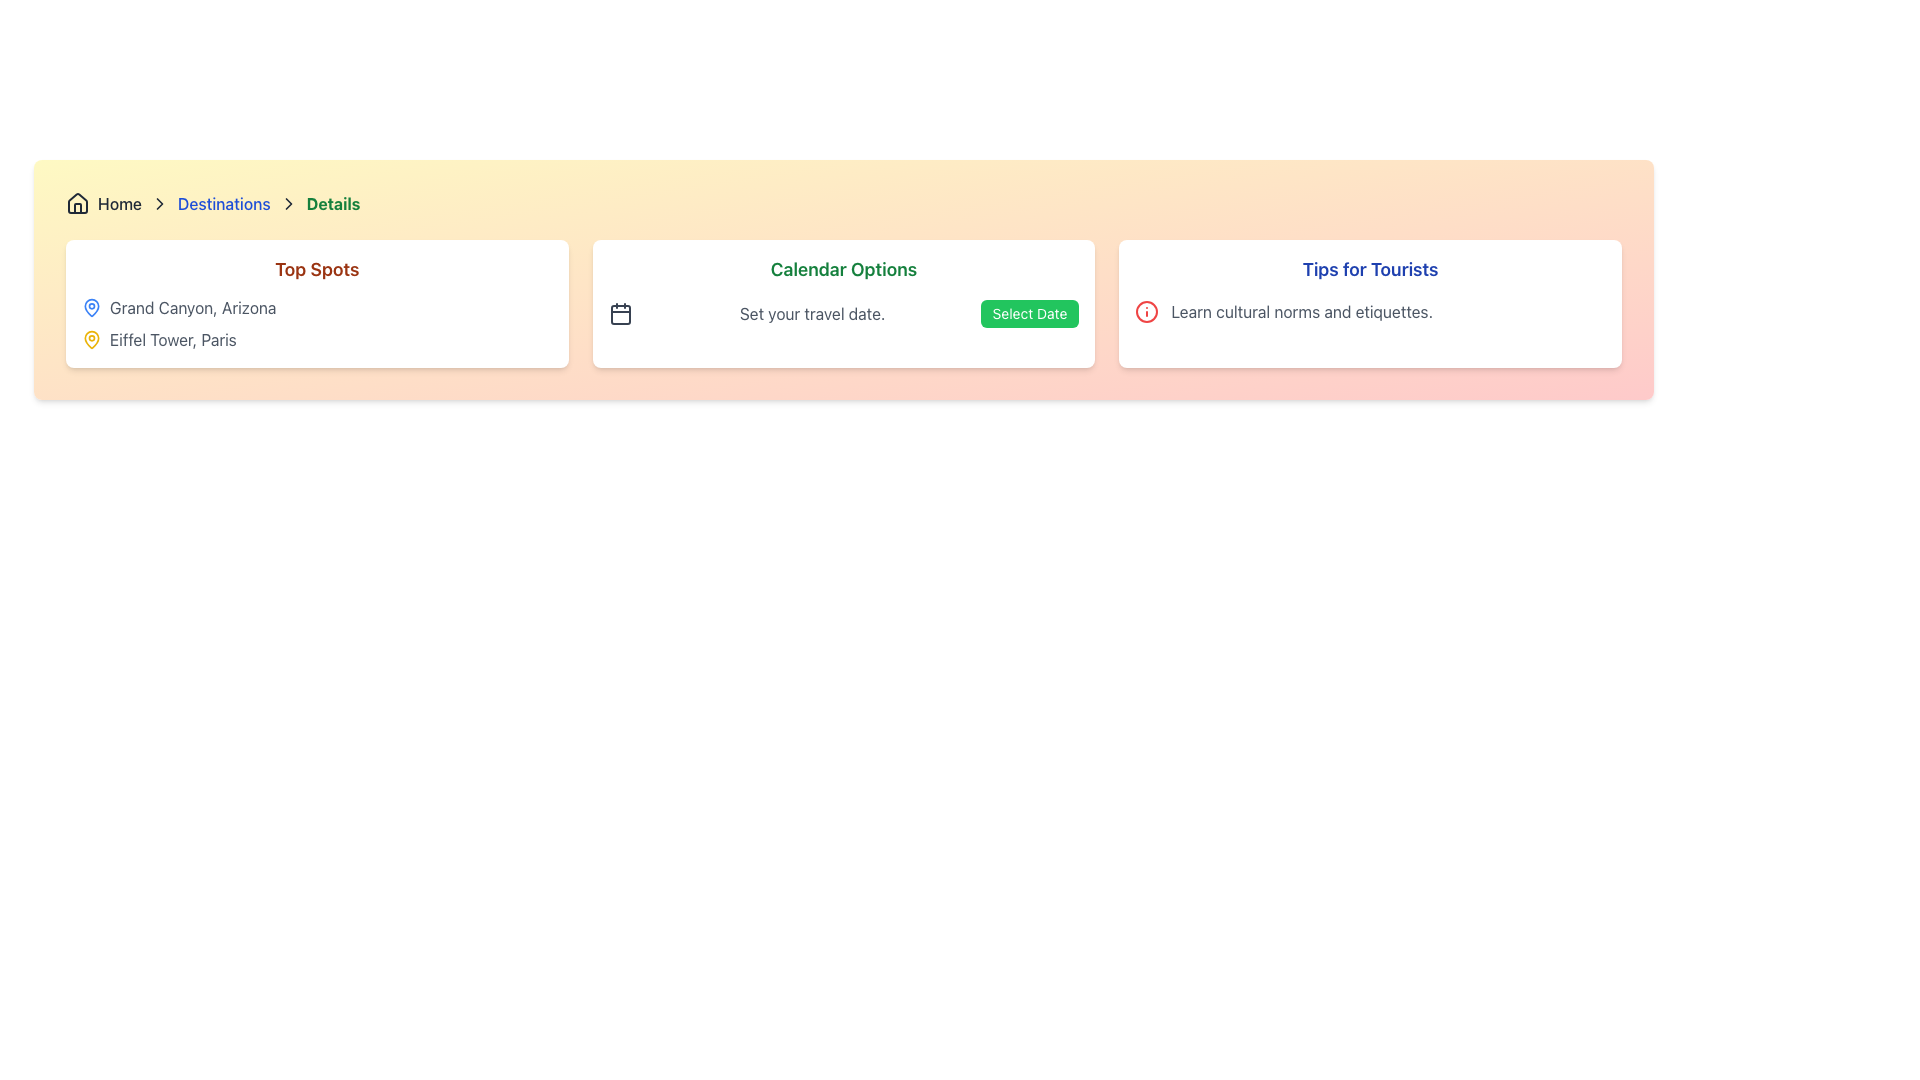 The width and height of the screenshot is (1920, 1080). Describe the element at coordinates (90, 338) in the screenshot. I see `the icon that symbolizes the geographical location of 'Eiffel Tower, Paris' in the second line of the 'Top Spots' list for interaction, if enabled` at that location.